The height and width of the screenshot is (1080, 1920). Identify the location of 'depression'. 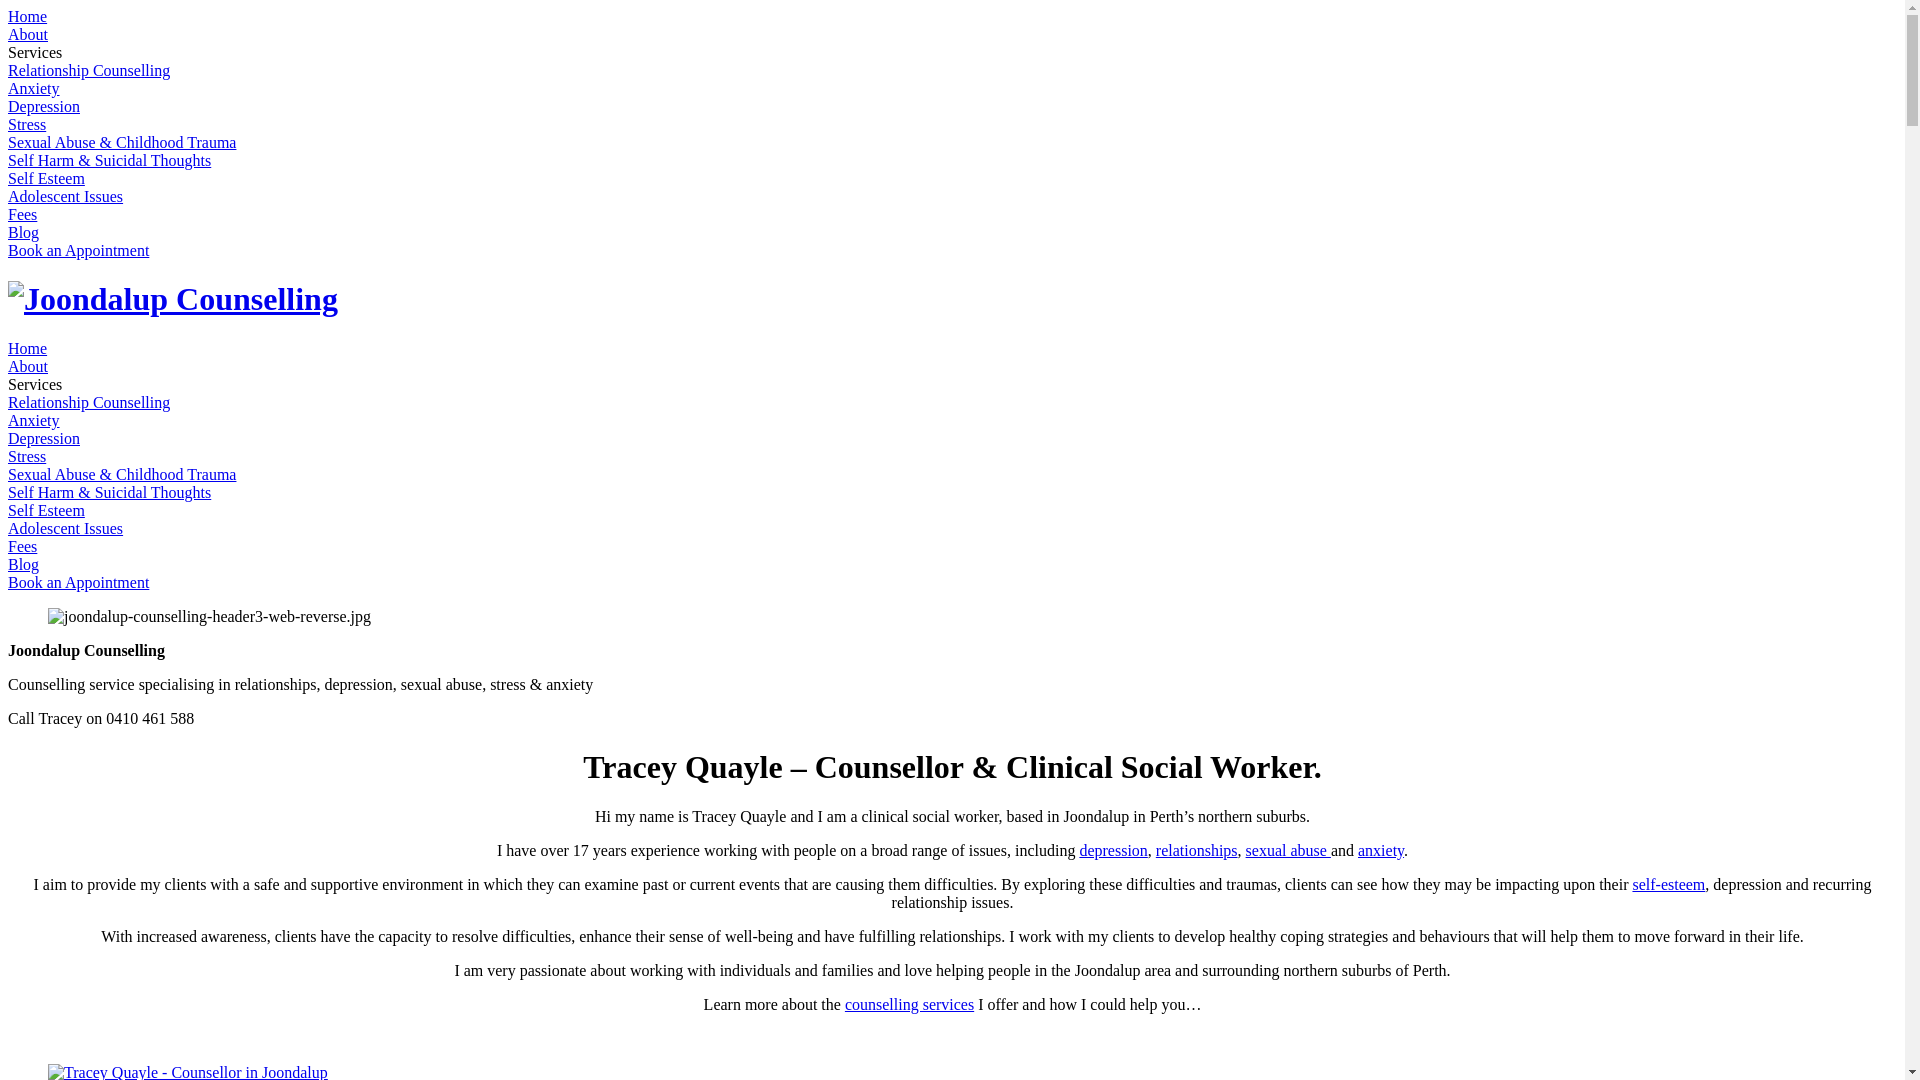
(1112, 850).